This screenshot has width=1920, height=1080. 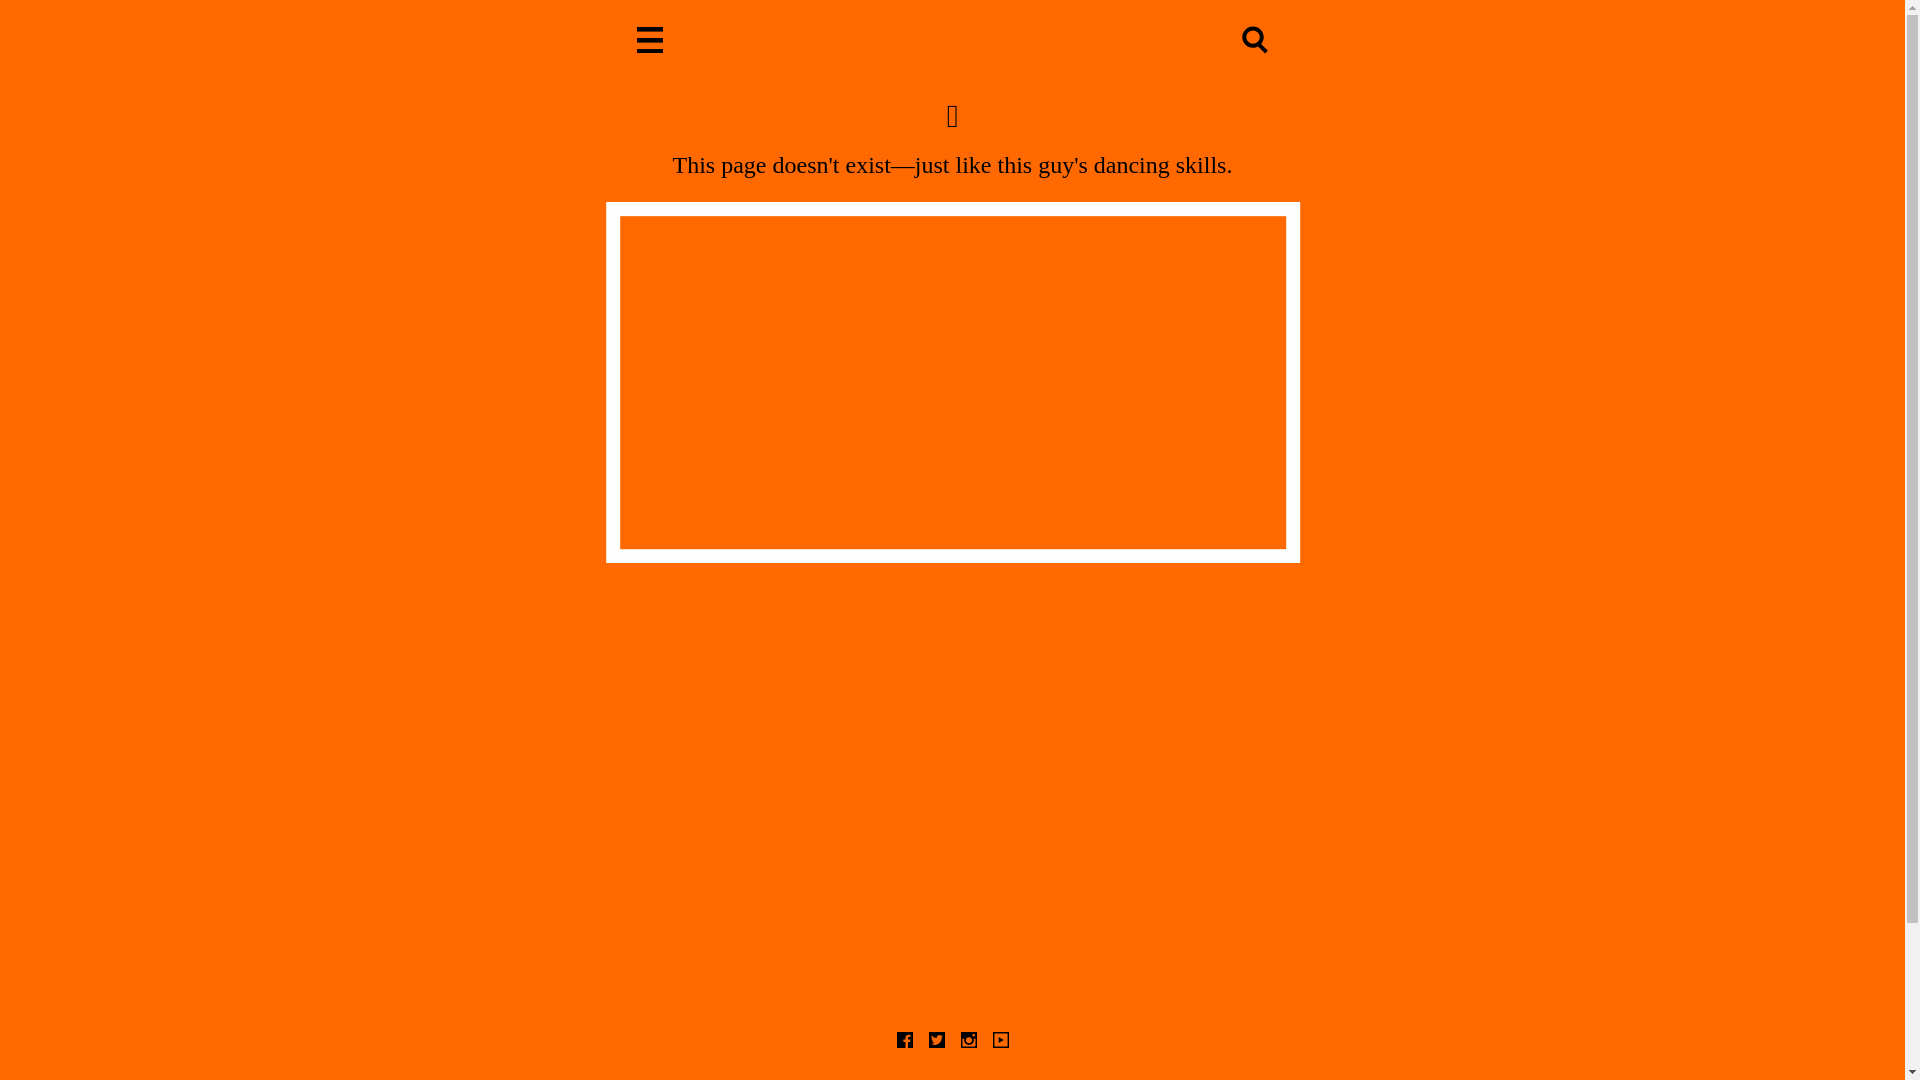 What do you see at coordinates (650, 42) in the screenshot?
I see `'web-page-mockAsset 14'` at bounding box center [650, 42].